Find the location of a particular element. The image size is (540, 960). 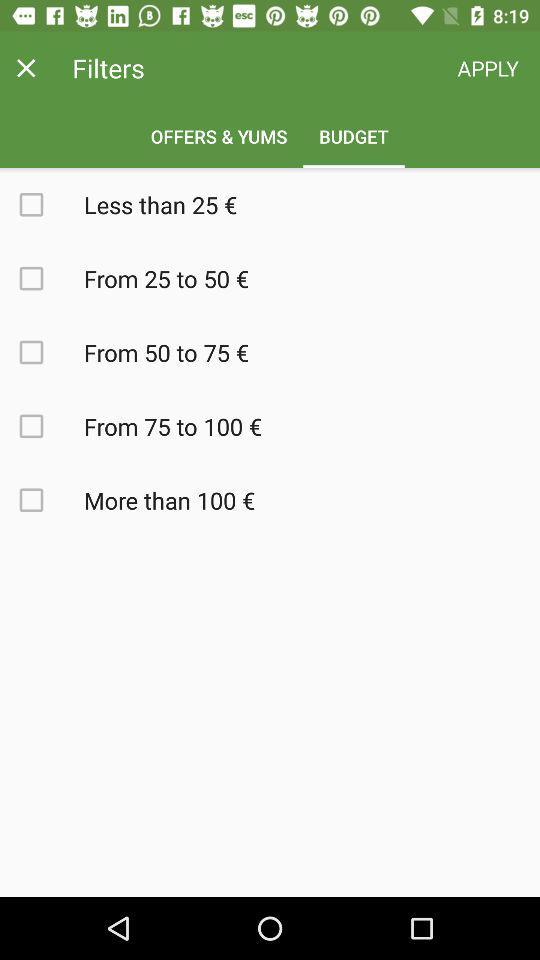

check from 50 to 75 is located at coordinates (42, 352).